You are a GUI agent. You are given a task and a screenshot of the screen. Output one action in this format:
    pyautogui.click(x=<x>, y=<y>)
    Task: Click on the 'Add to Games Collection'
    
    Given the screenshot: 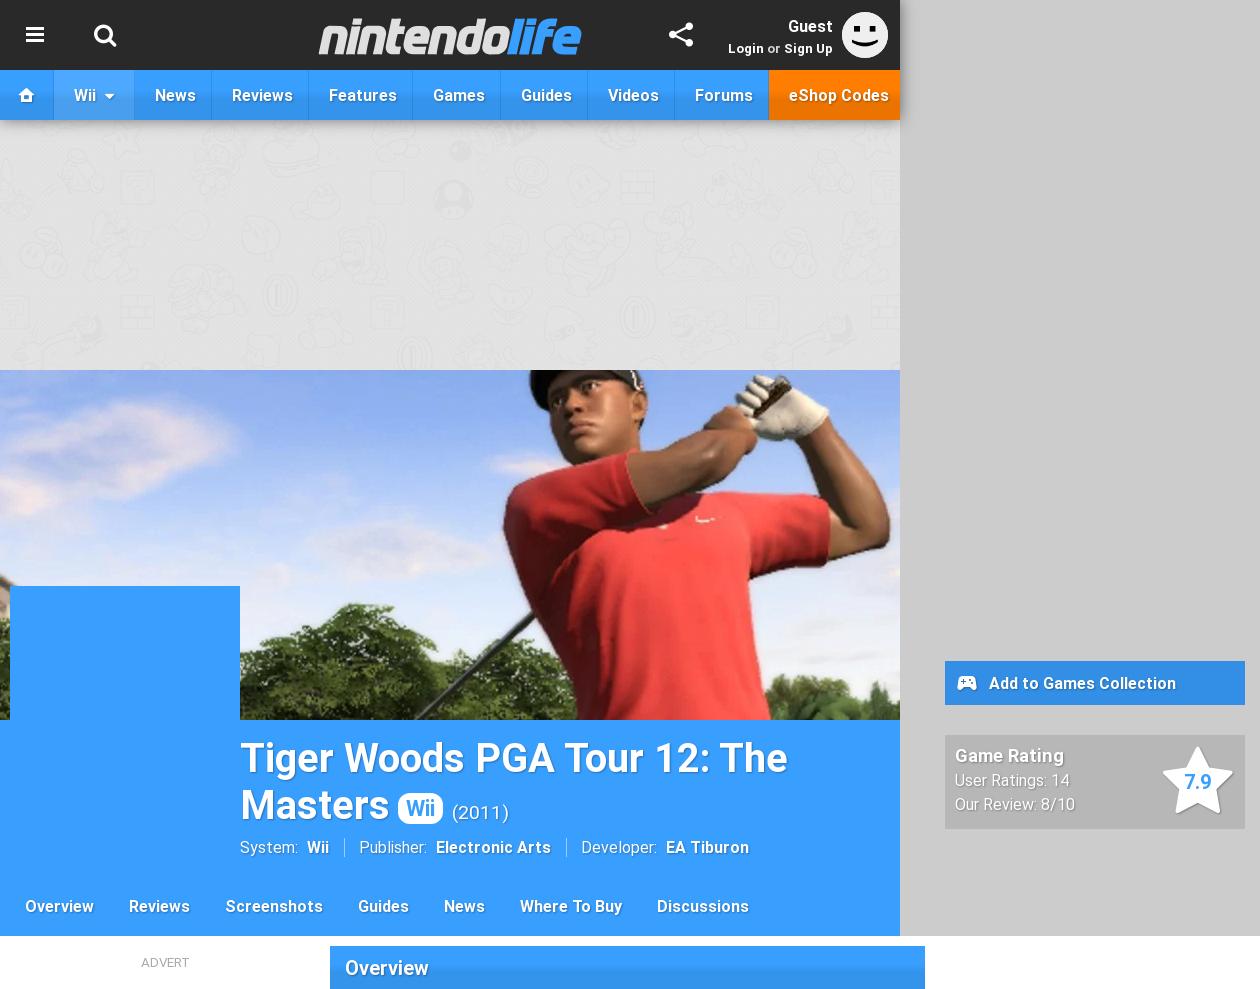 What is the action you would take?
    pyautogui.click(x=1080, y=681)
    